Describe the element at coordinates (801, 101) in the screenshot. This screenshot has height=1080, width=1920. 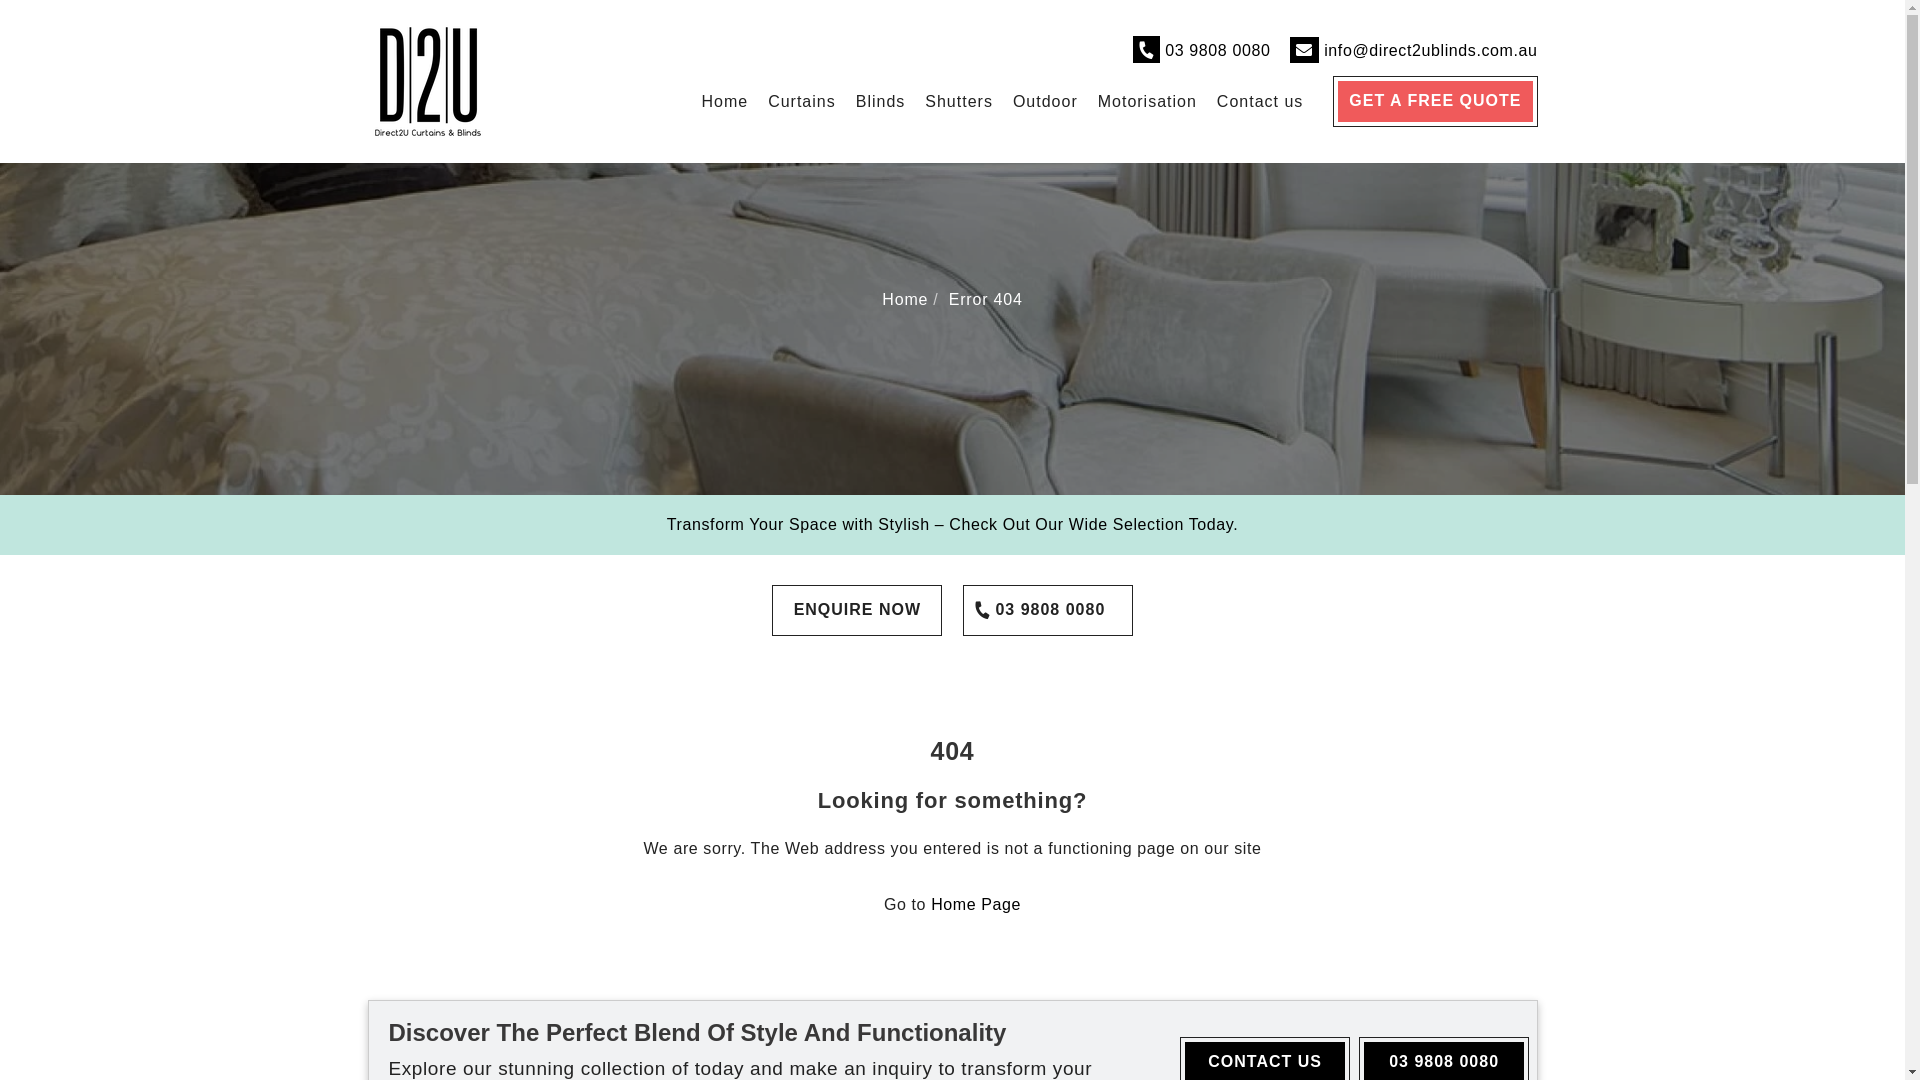
I see `'Curtains'` at that location.